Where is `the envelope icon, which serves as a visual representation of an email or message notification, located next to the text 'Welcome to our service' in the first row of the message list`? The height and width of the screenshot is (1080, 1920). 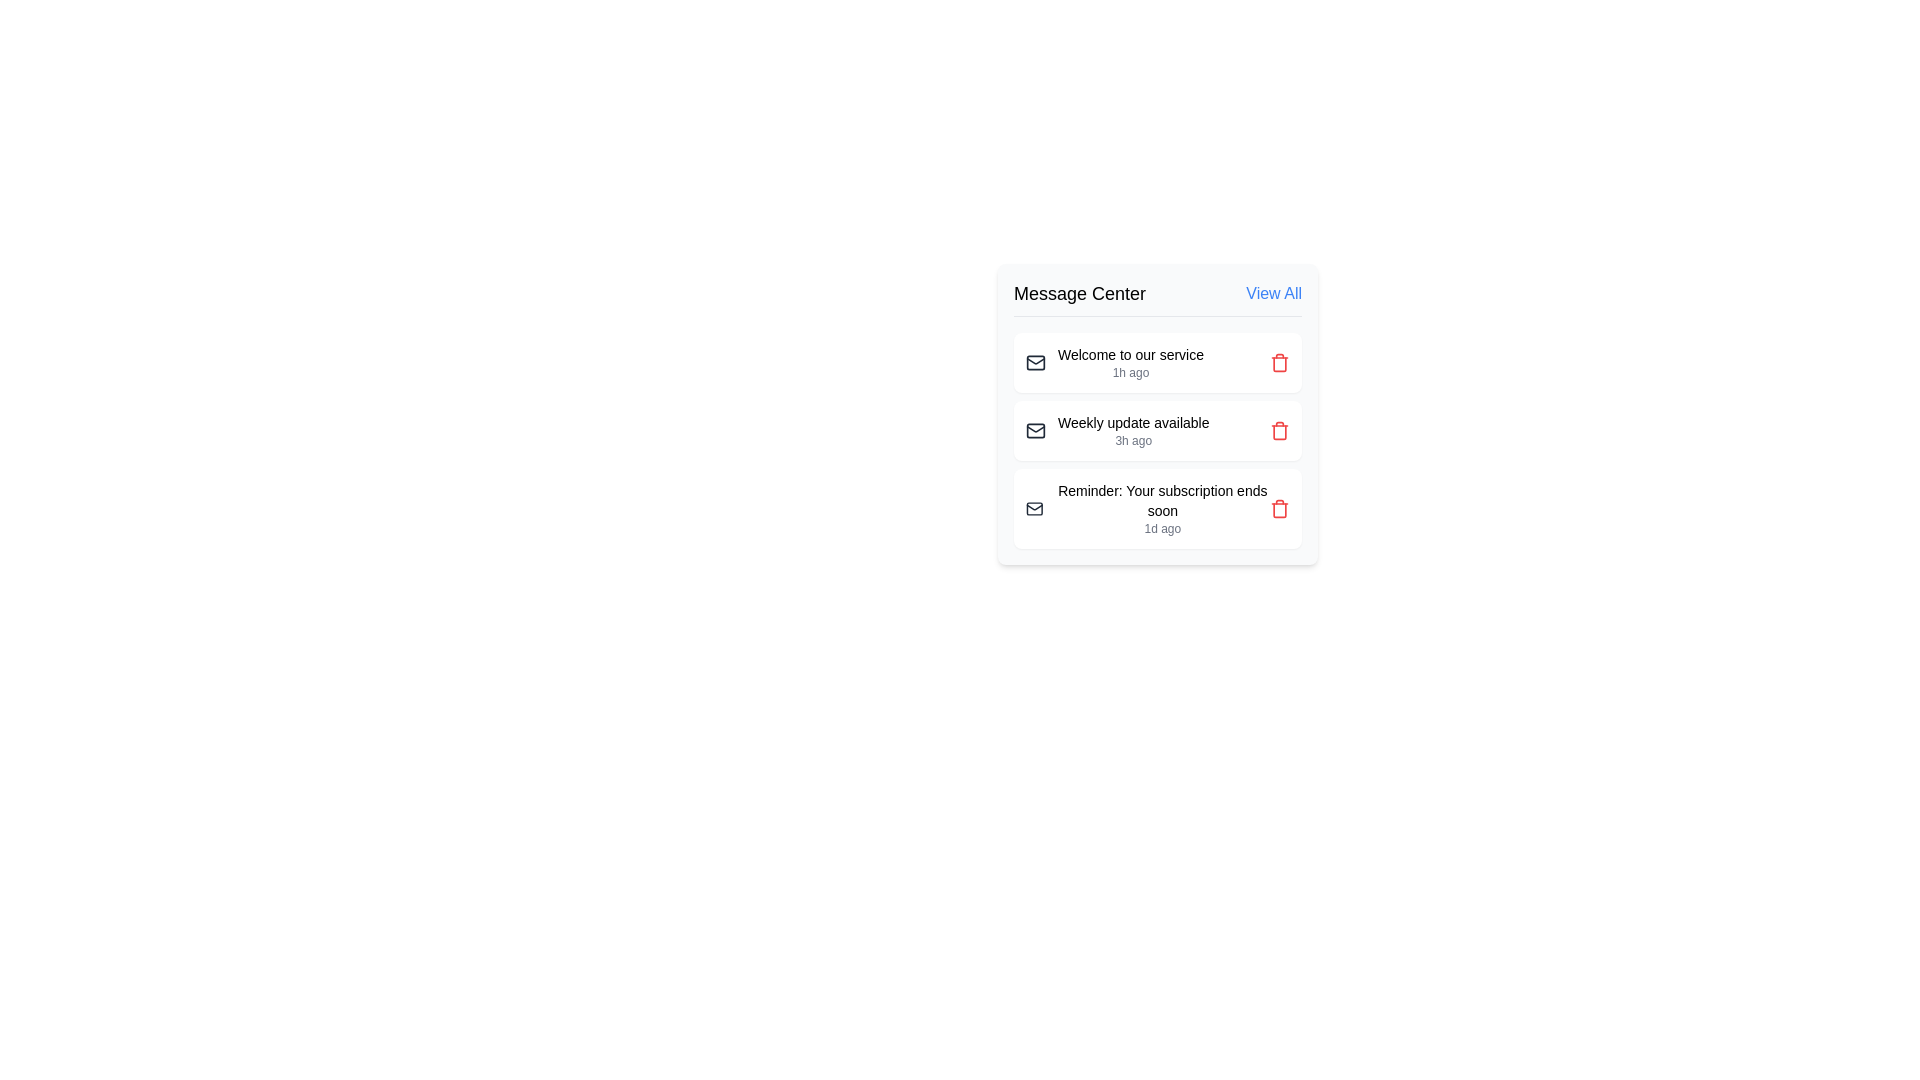 the envelope icon, which serves as a visual representation of an email or message notification, located next to the text 'Welcome to our service' in the first row of the message list is located at coordinates (1036, 362).